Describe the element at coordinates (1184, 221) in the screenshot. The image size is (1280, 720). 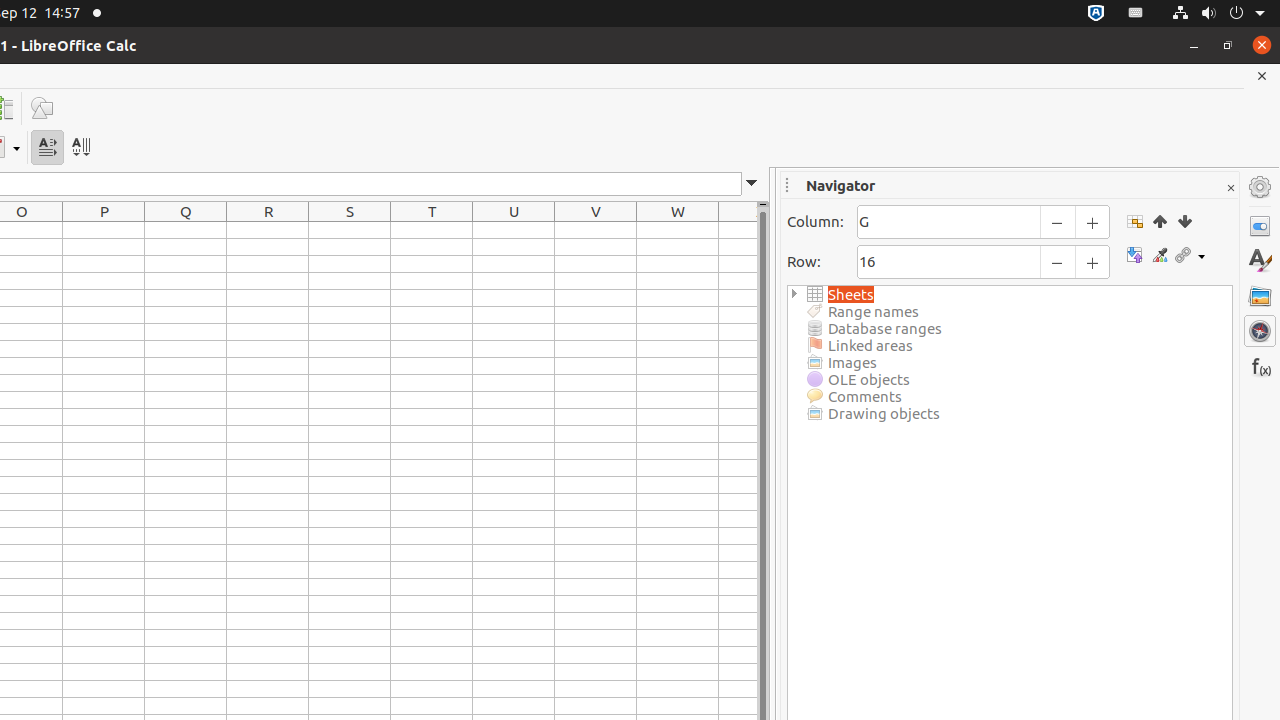
I see `'End'` at that location.